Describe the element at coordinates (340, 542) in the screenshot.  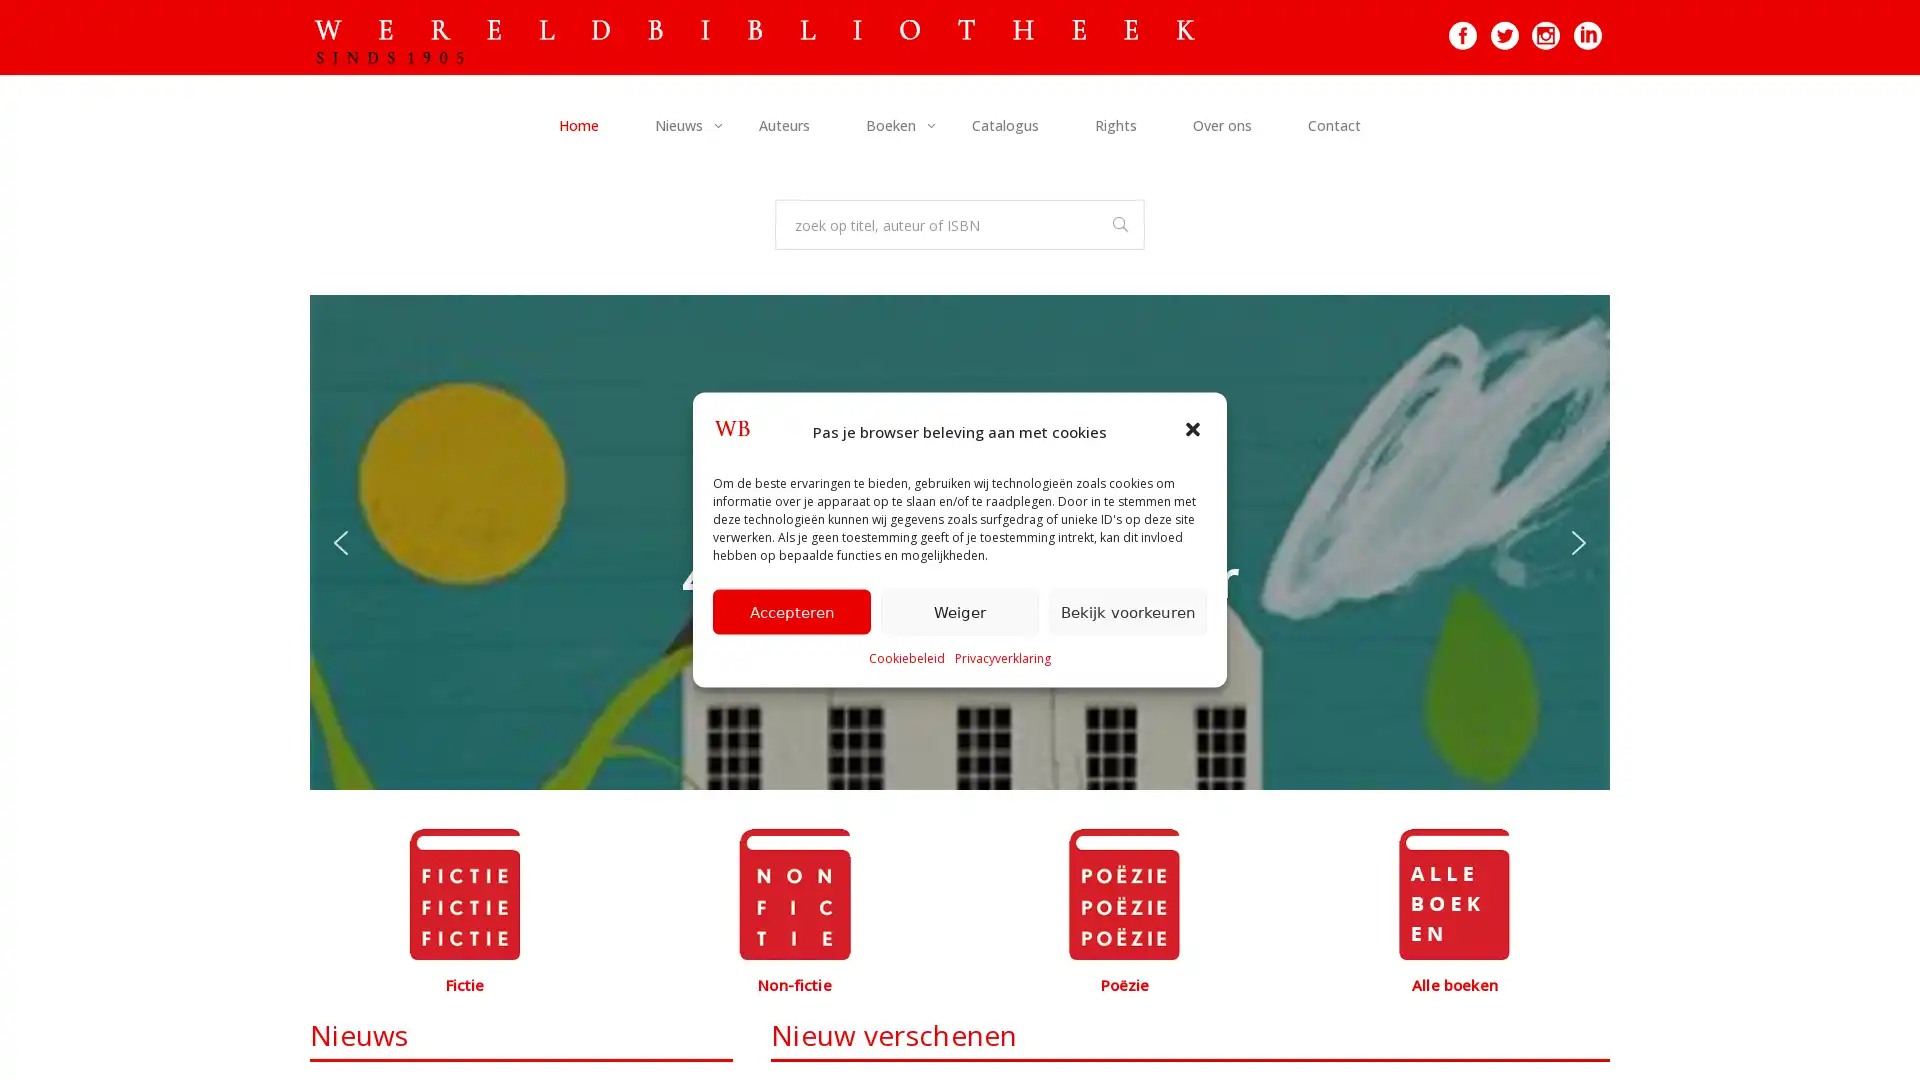
I see `previous arrow` at that location.